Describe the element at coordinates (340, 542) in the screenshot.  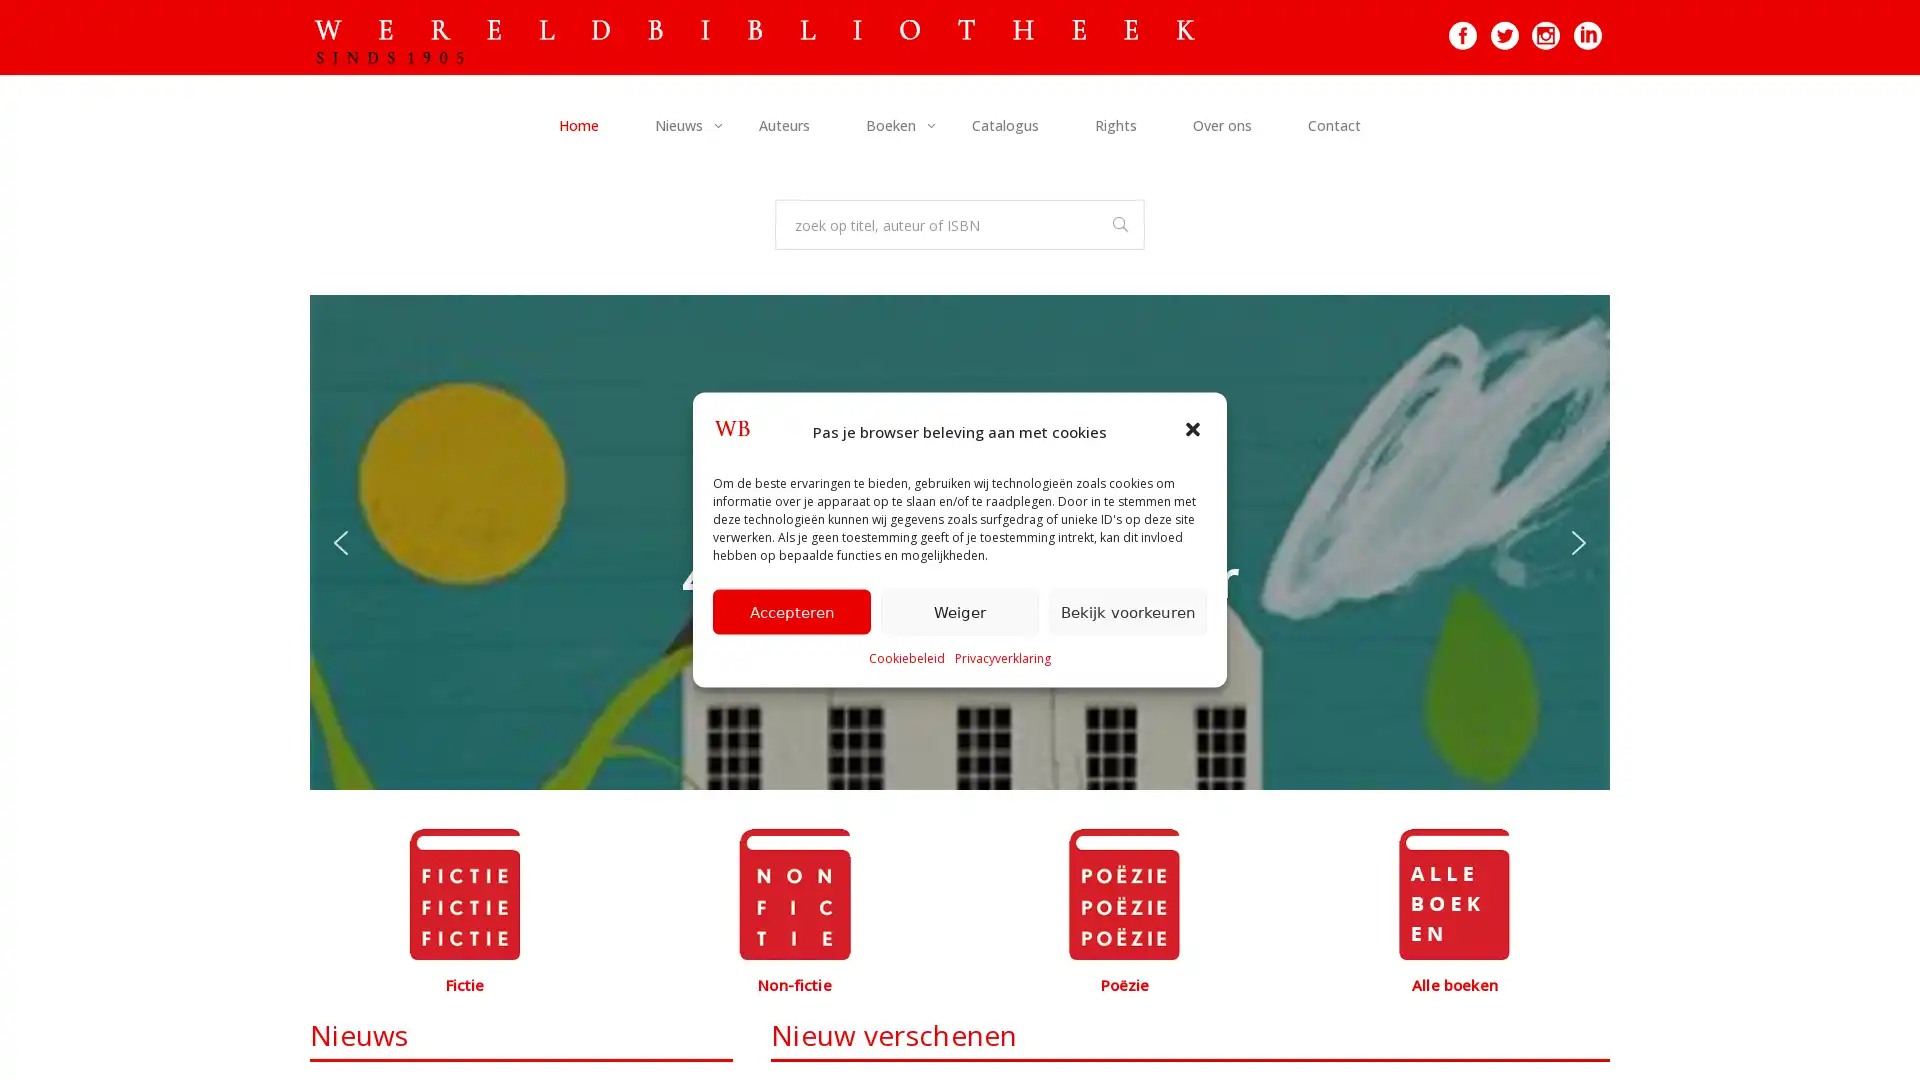
I see `previous arrow` at that location.